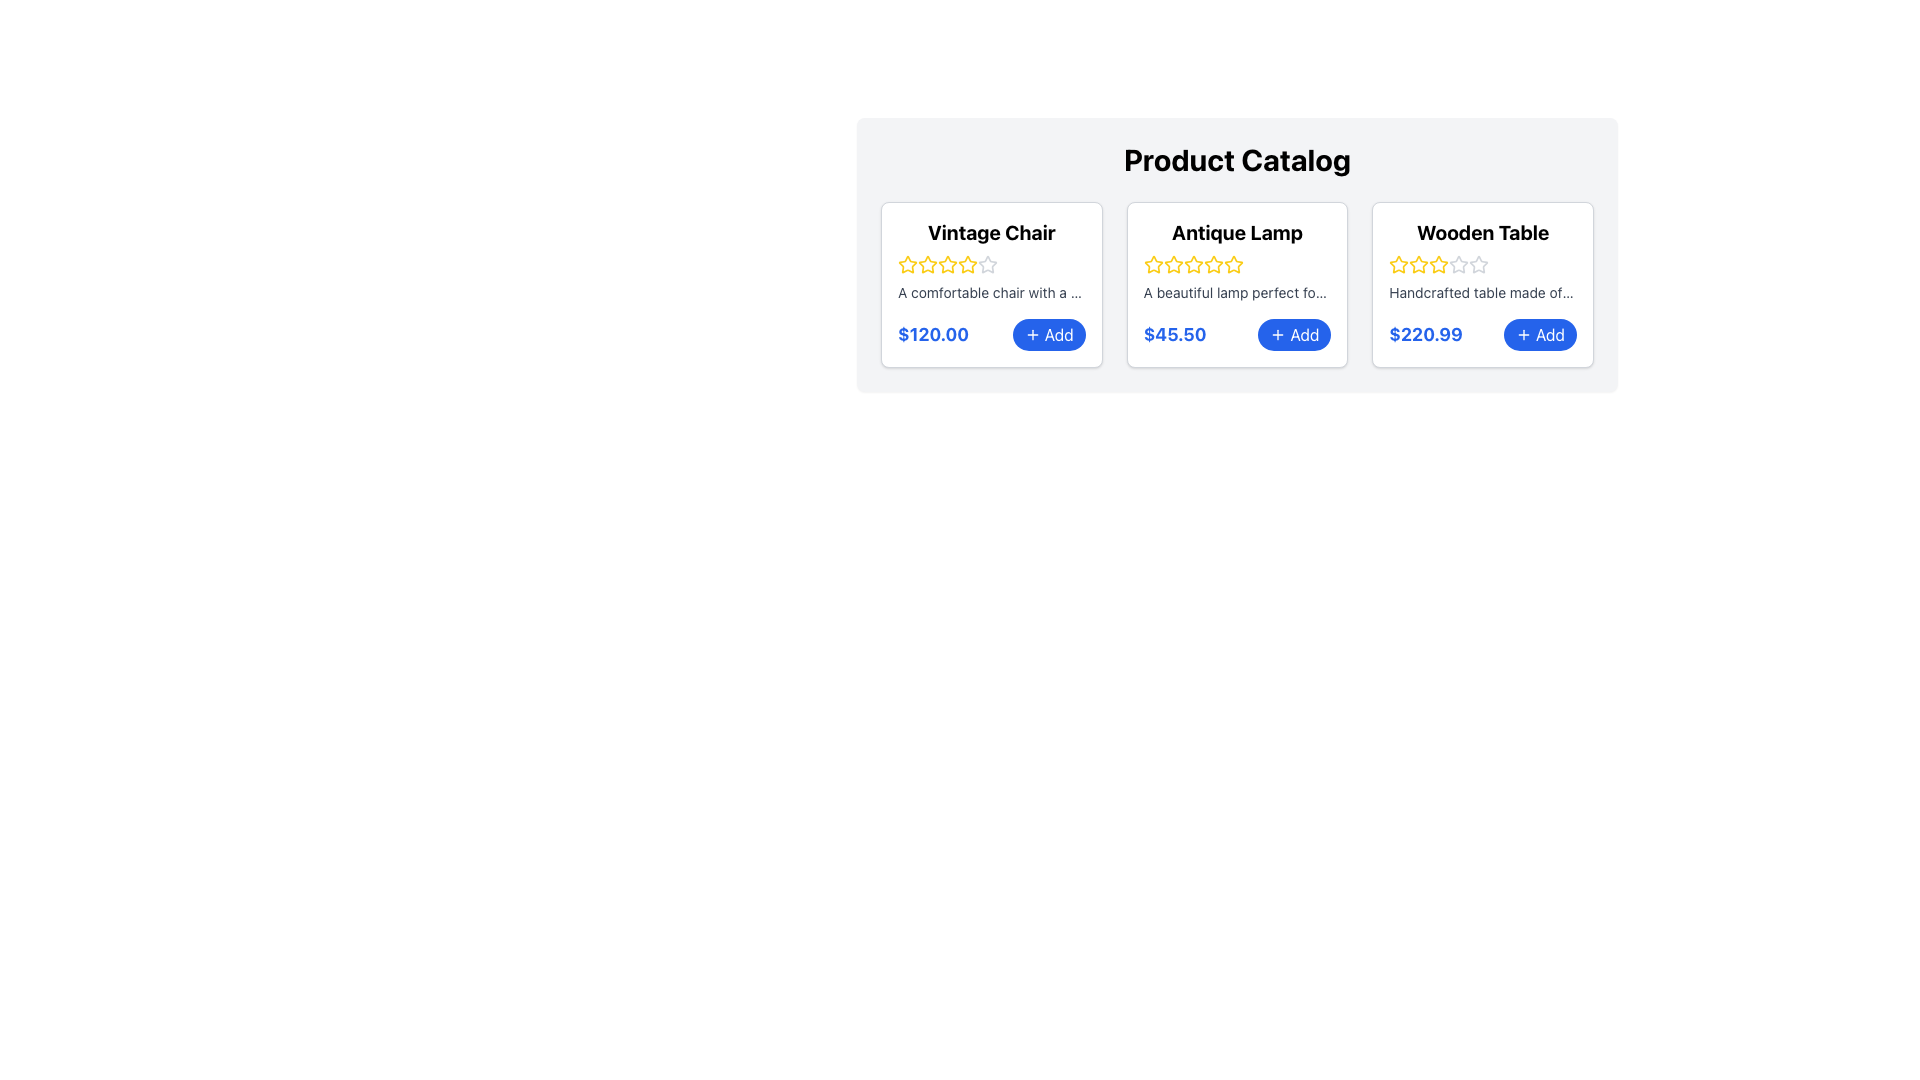 The image size is (1920, 1080). I want to click on the blue plus sign SVG icon located within the 'Add' button for the 'Wooden Table' product, so click(1522, 334).